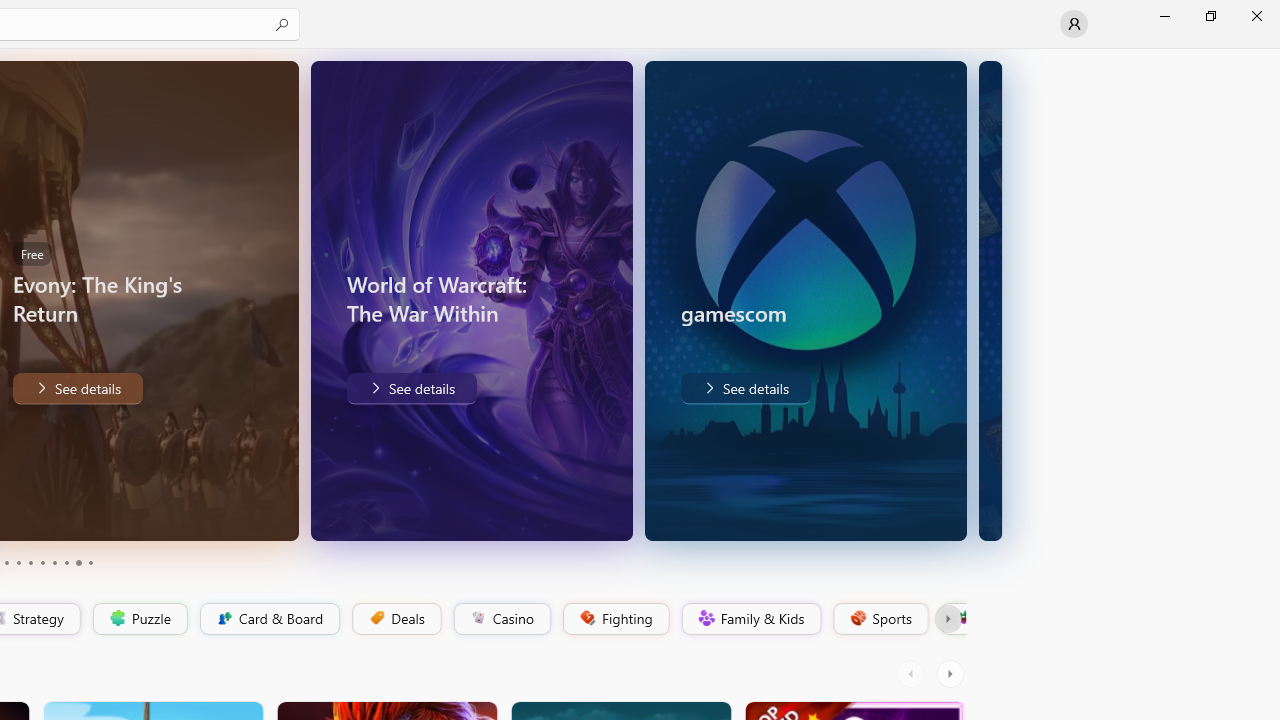  I want to click on 'Sports', so click(879, 618).